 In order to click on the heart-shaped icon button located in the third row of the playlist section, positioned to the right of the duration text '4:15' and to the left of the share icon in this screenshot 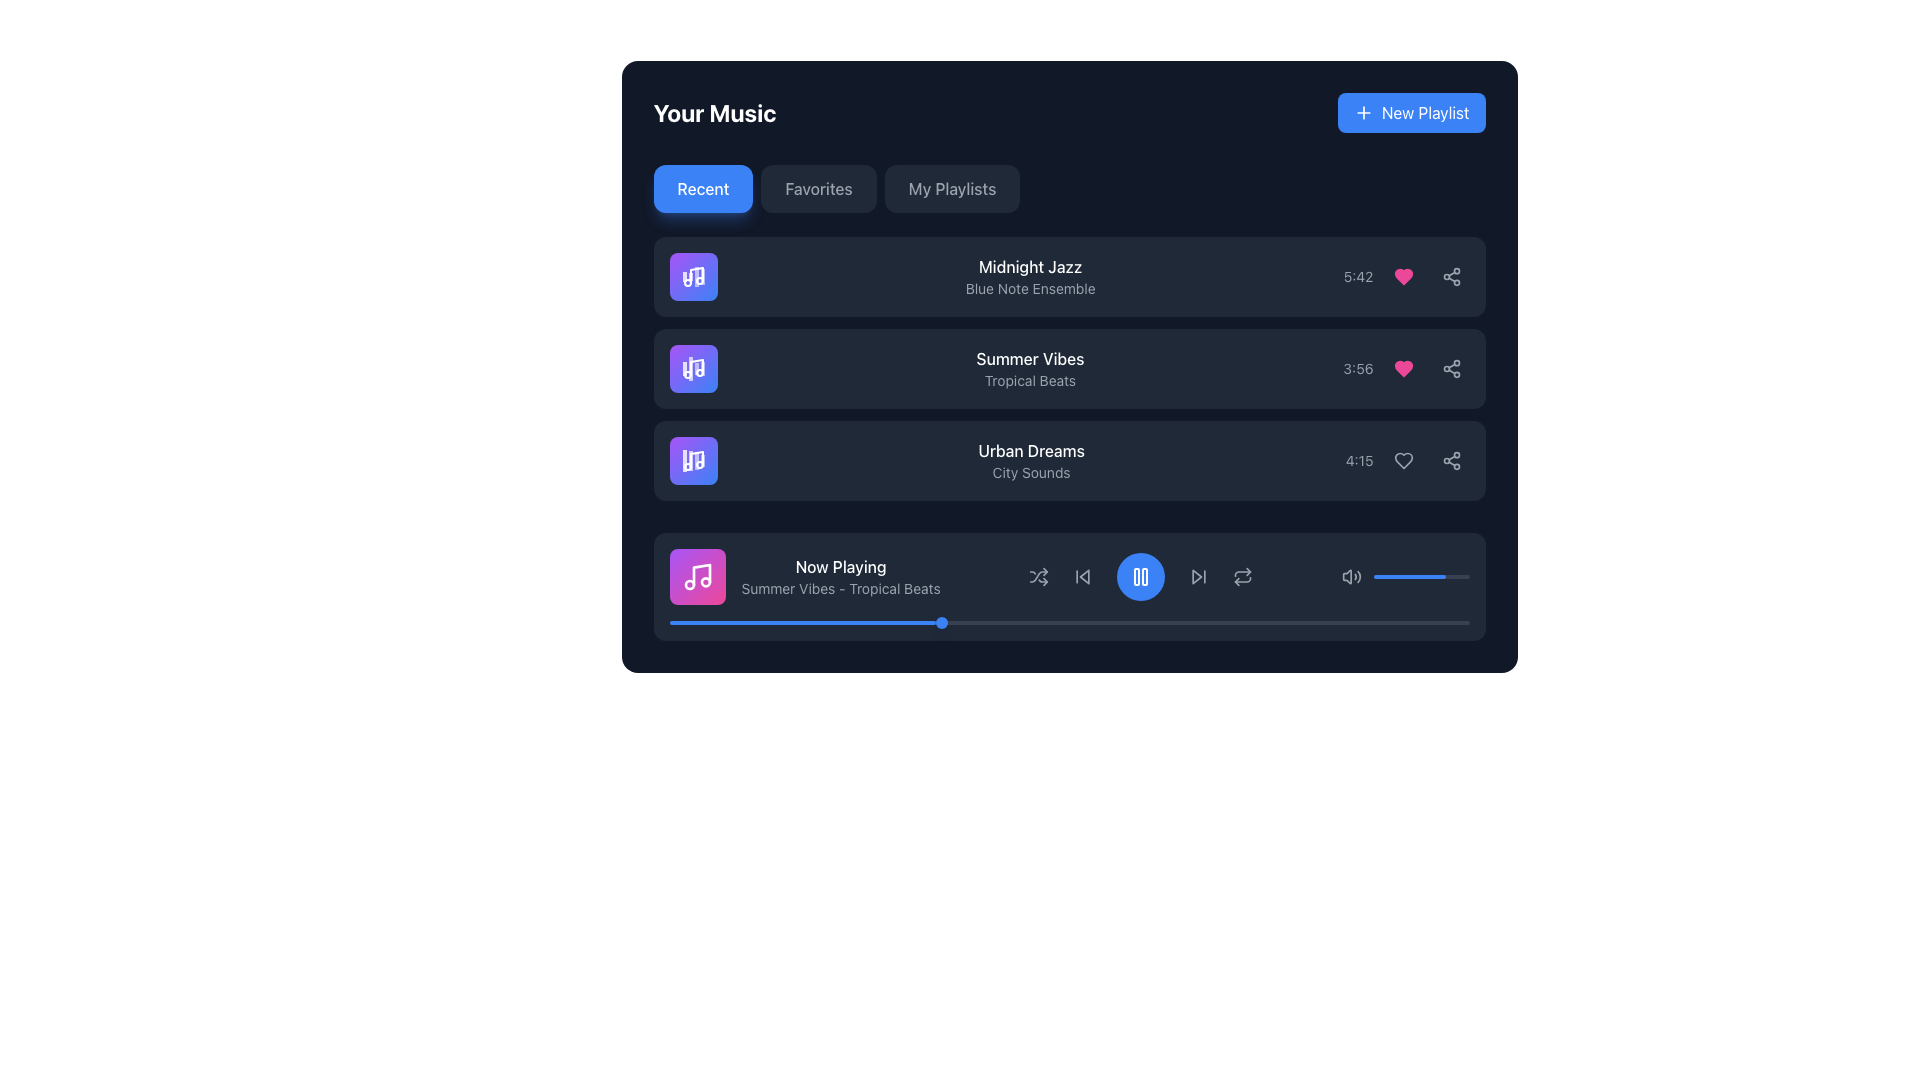, I will do `click(1402, 461)`.